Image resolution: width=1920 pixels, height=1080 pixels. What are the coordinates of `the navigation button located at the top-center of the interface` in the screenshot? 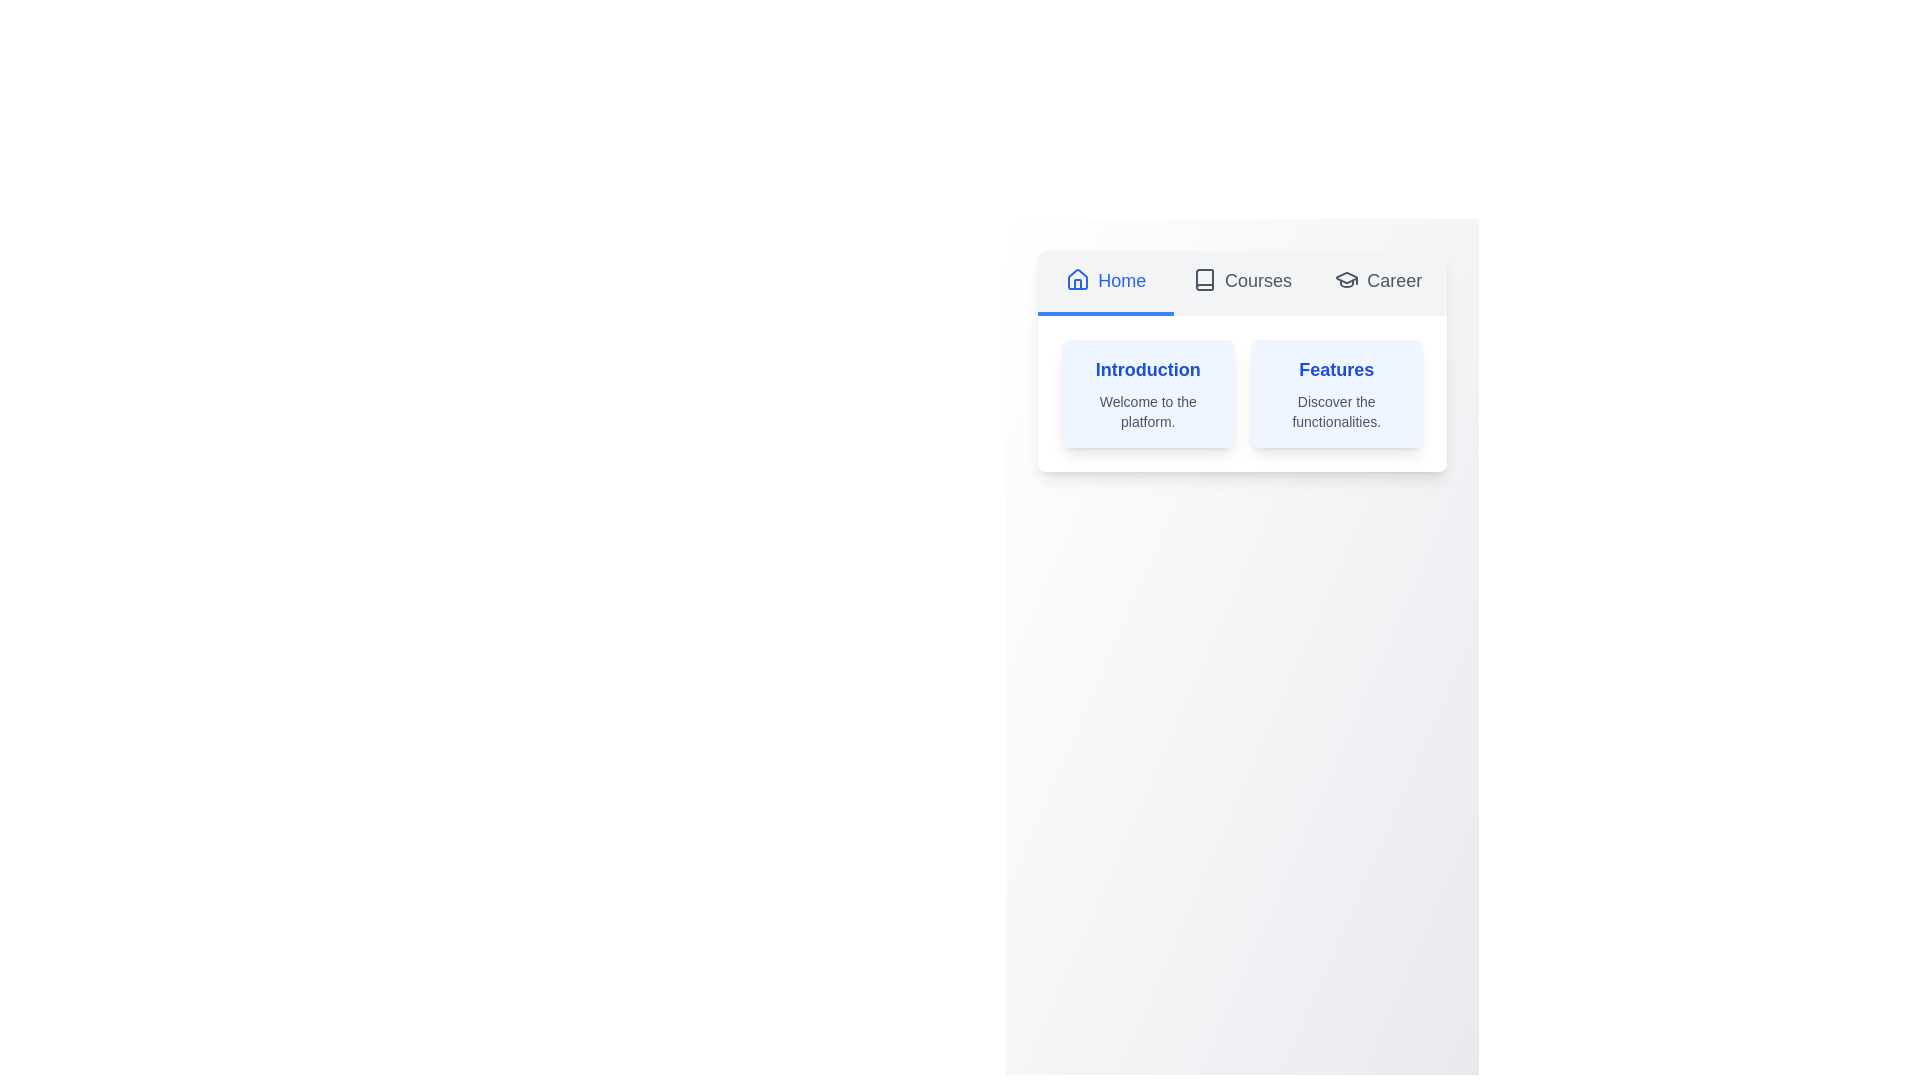 It's located at (1105, 283).